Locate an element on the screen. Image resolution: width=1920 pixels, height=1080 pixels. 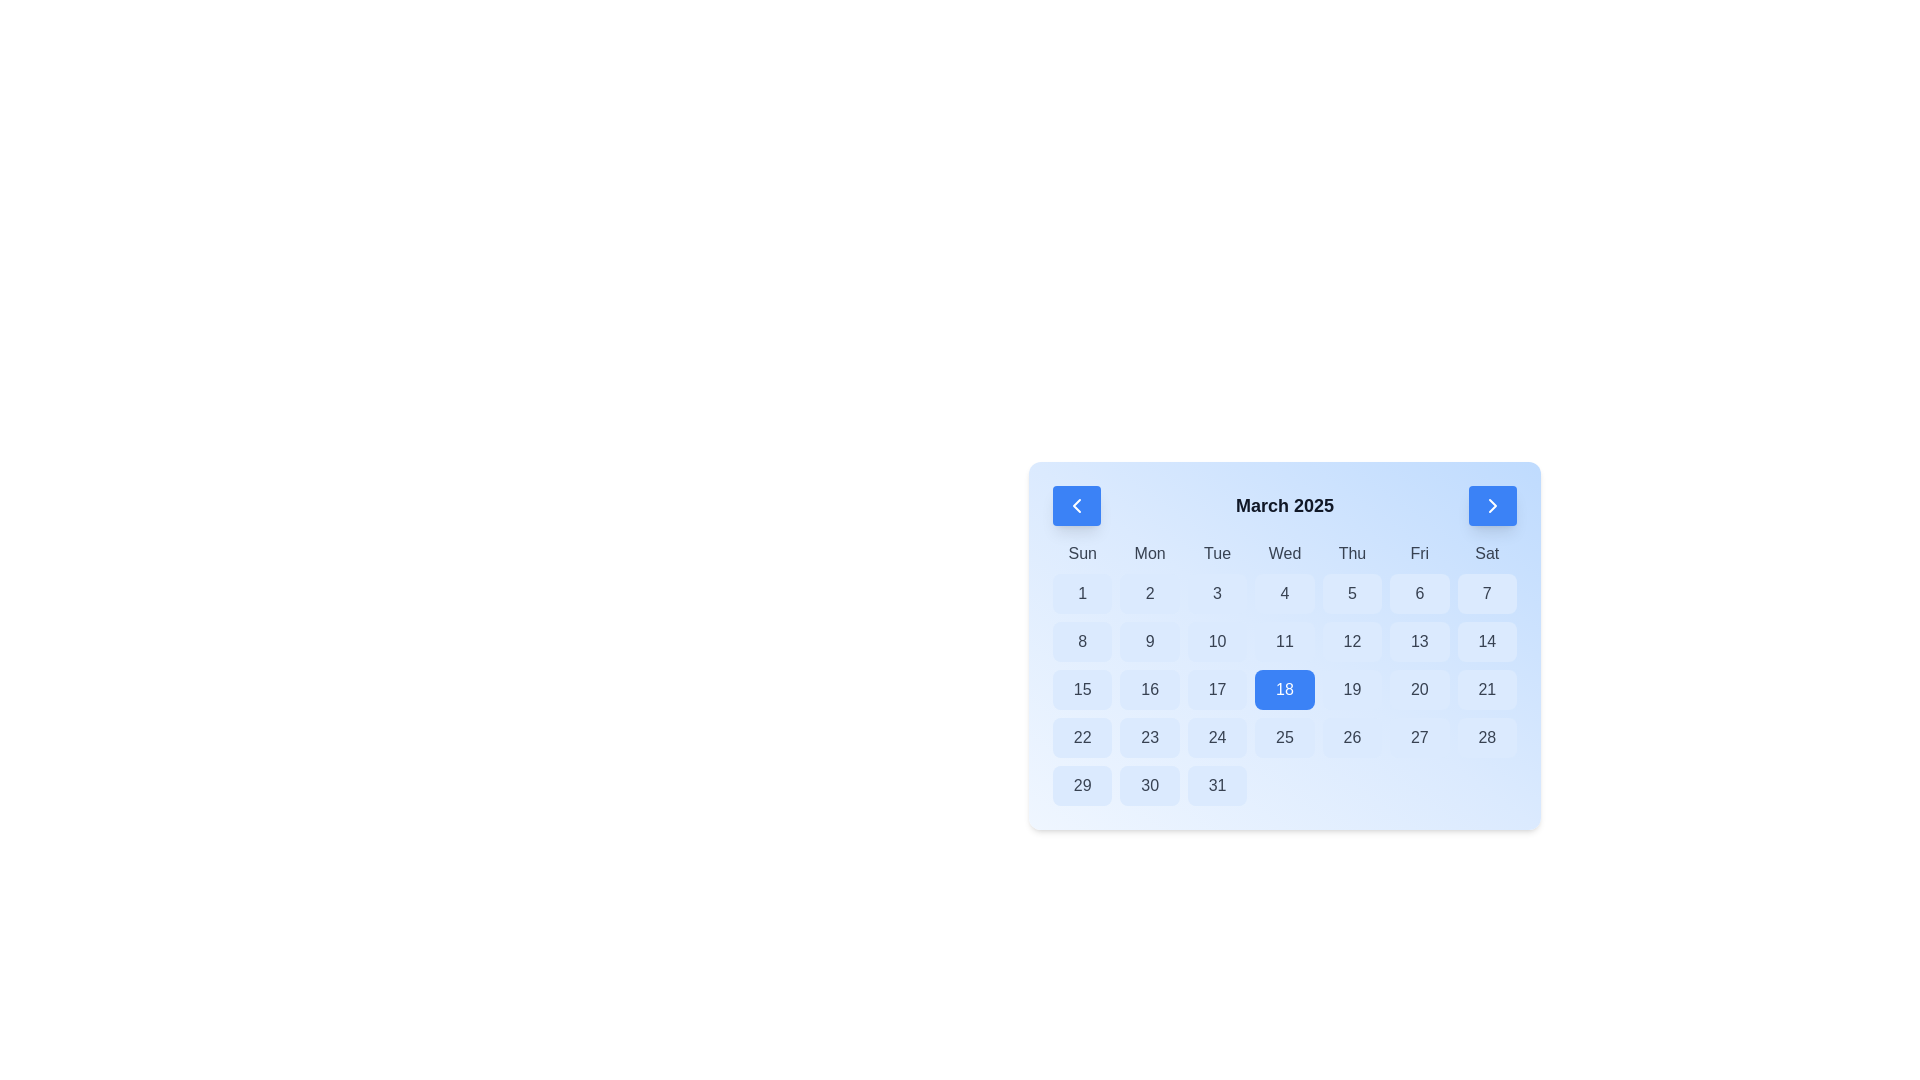
the light blue button with the number '6' in bold black text, located in the first week row under the 'Fri' column is located at coordinates (1418, 593).